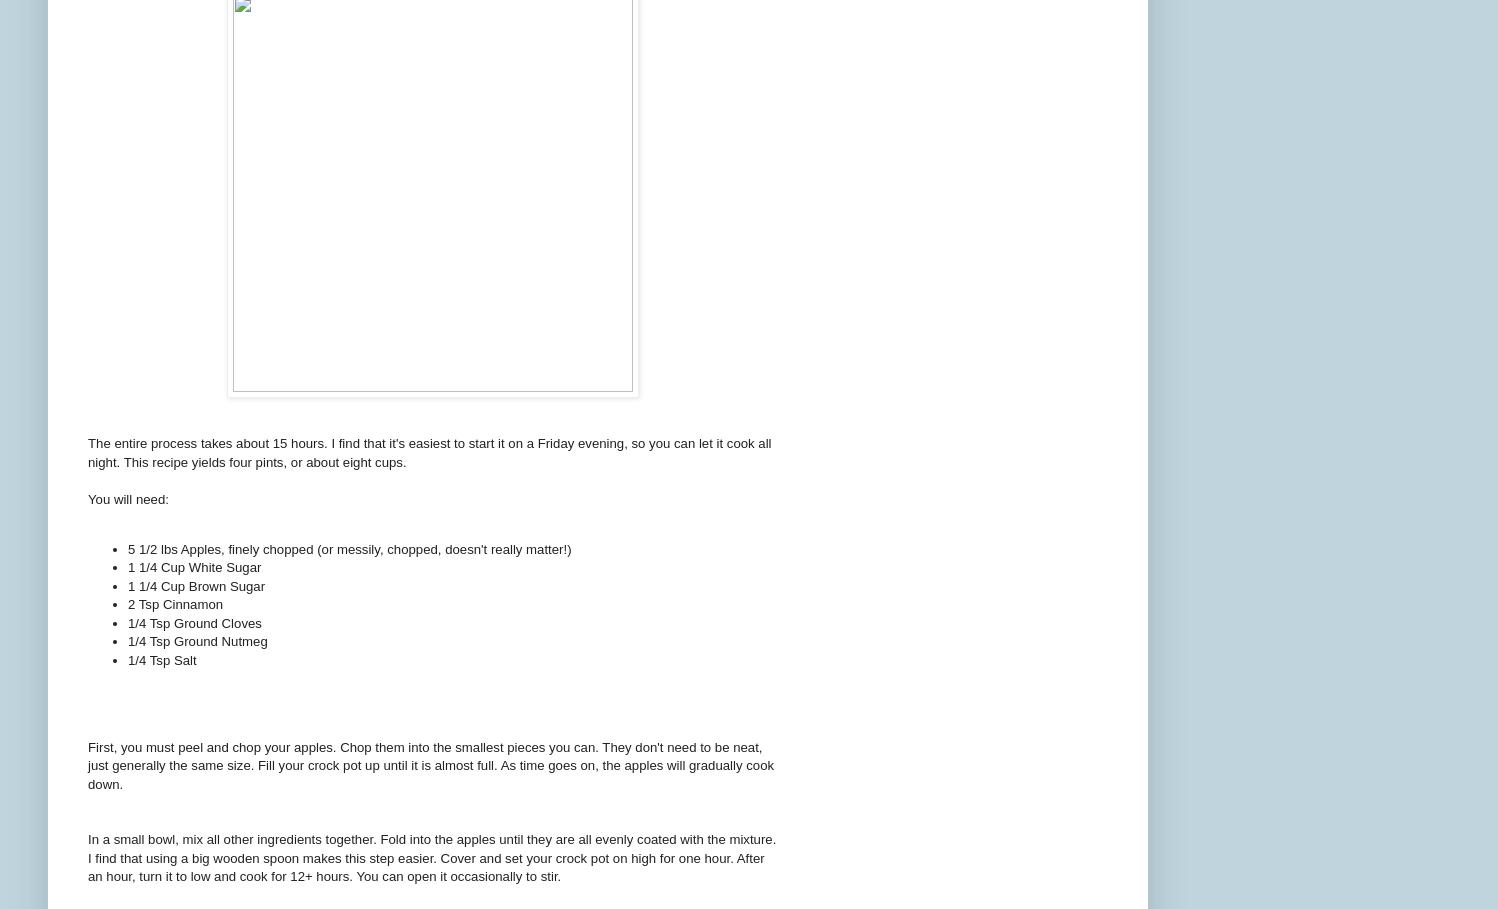 The width and height of the screenshot is (1498, 909). What do you see at coordinates (174, 604) in the screenshot?
I see `'2 Tsp Cinnamon'` at bounding box center [174, 604].